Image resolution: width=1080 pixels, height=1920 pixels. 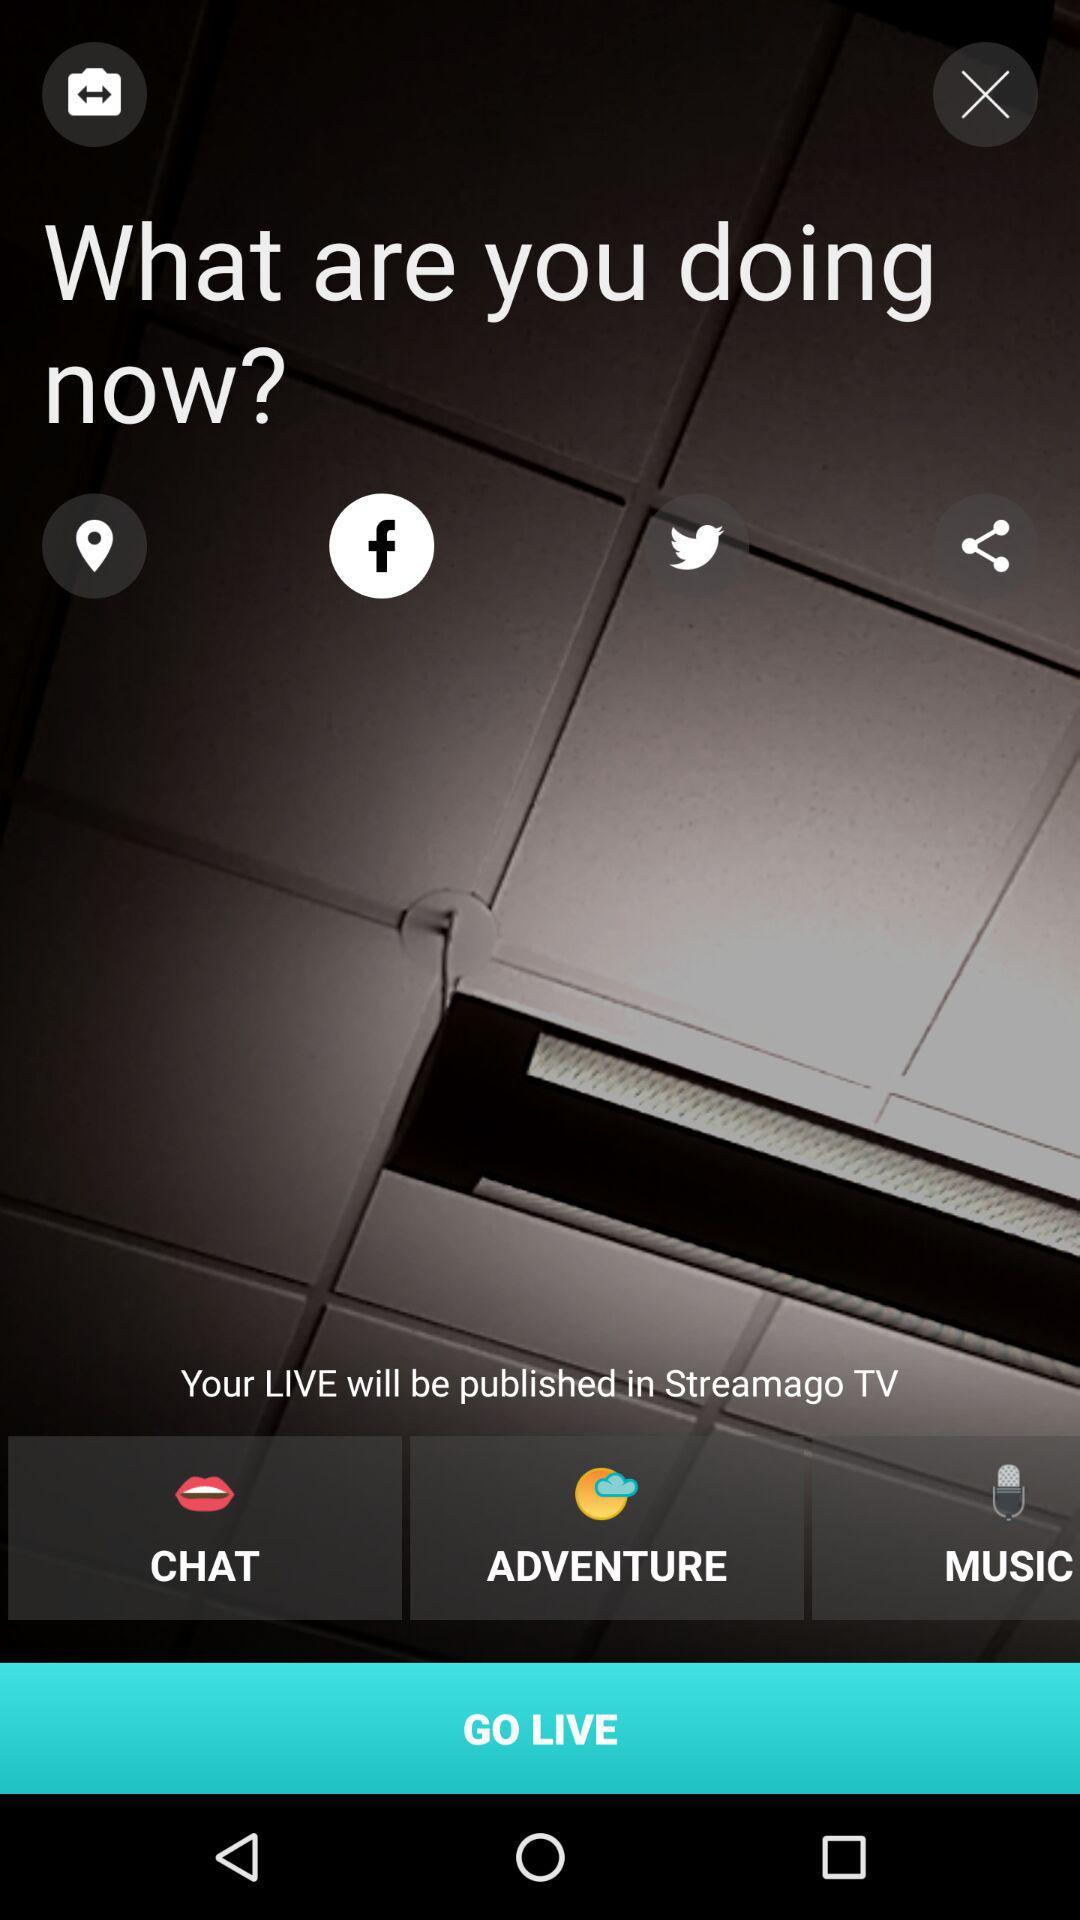 What do you see at coordinates (540, 1727) in the screenshot?
I see `the go live` at bounding box center [540, 1727].